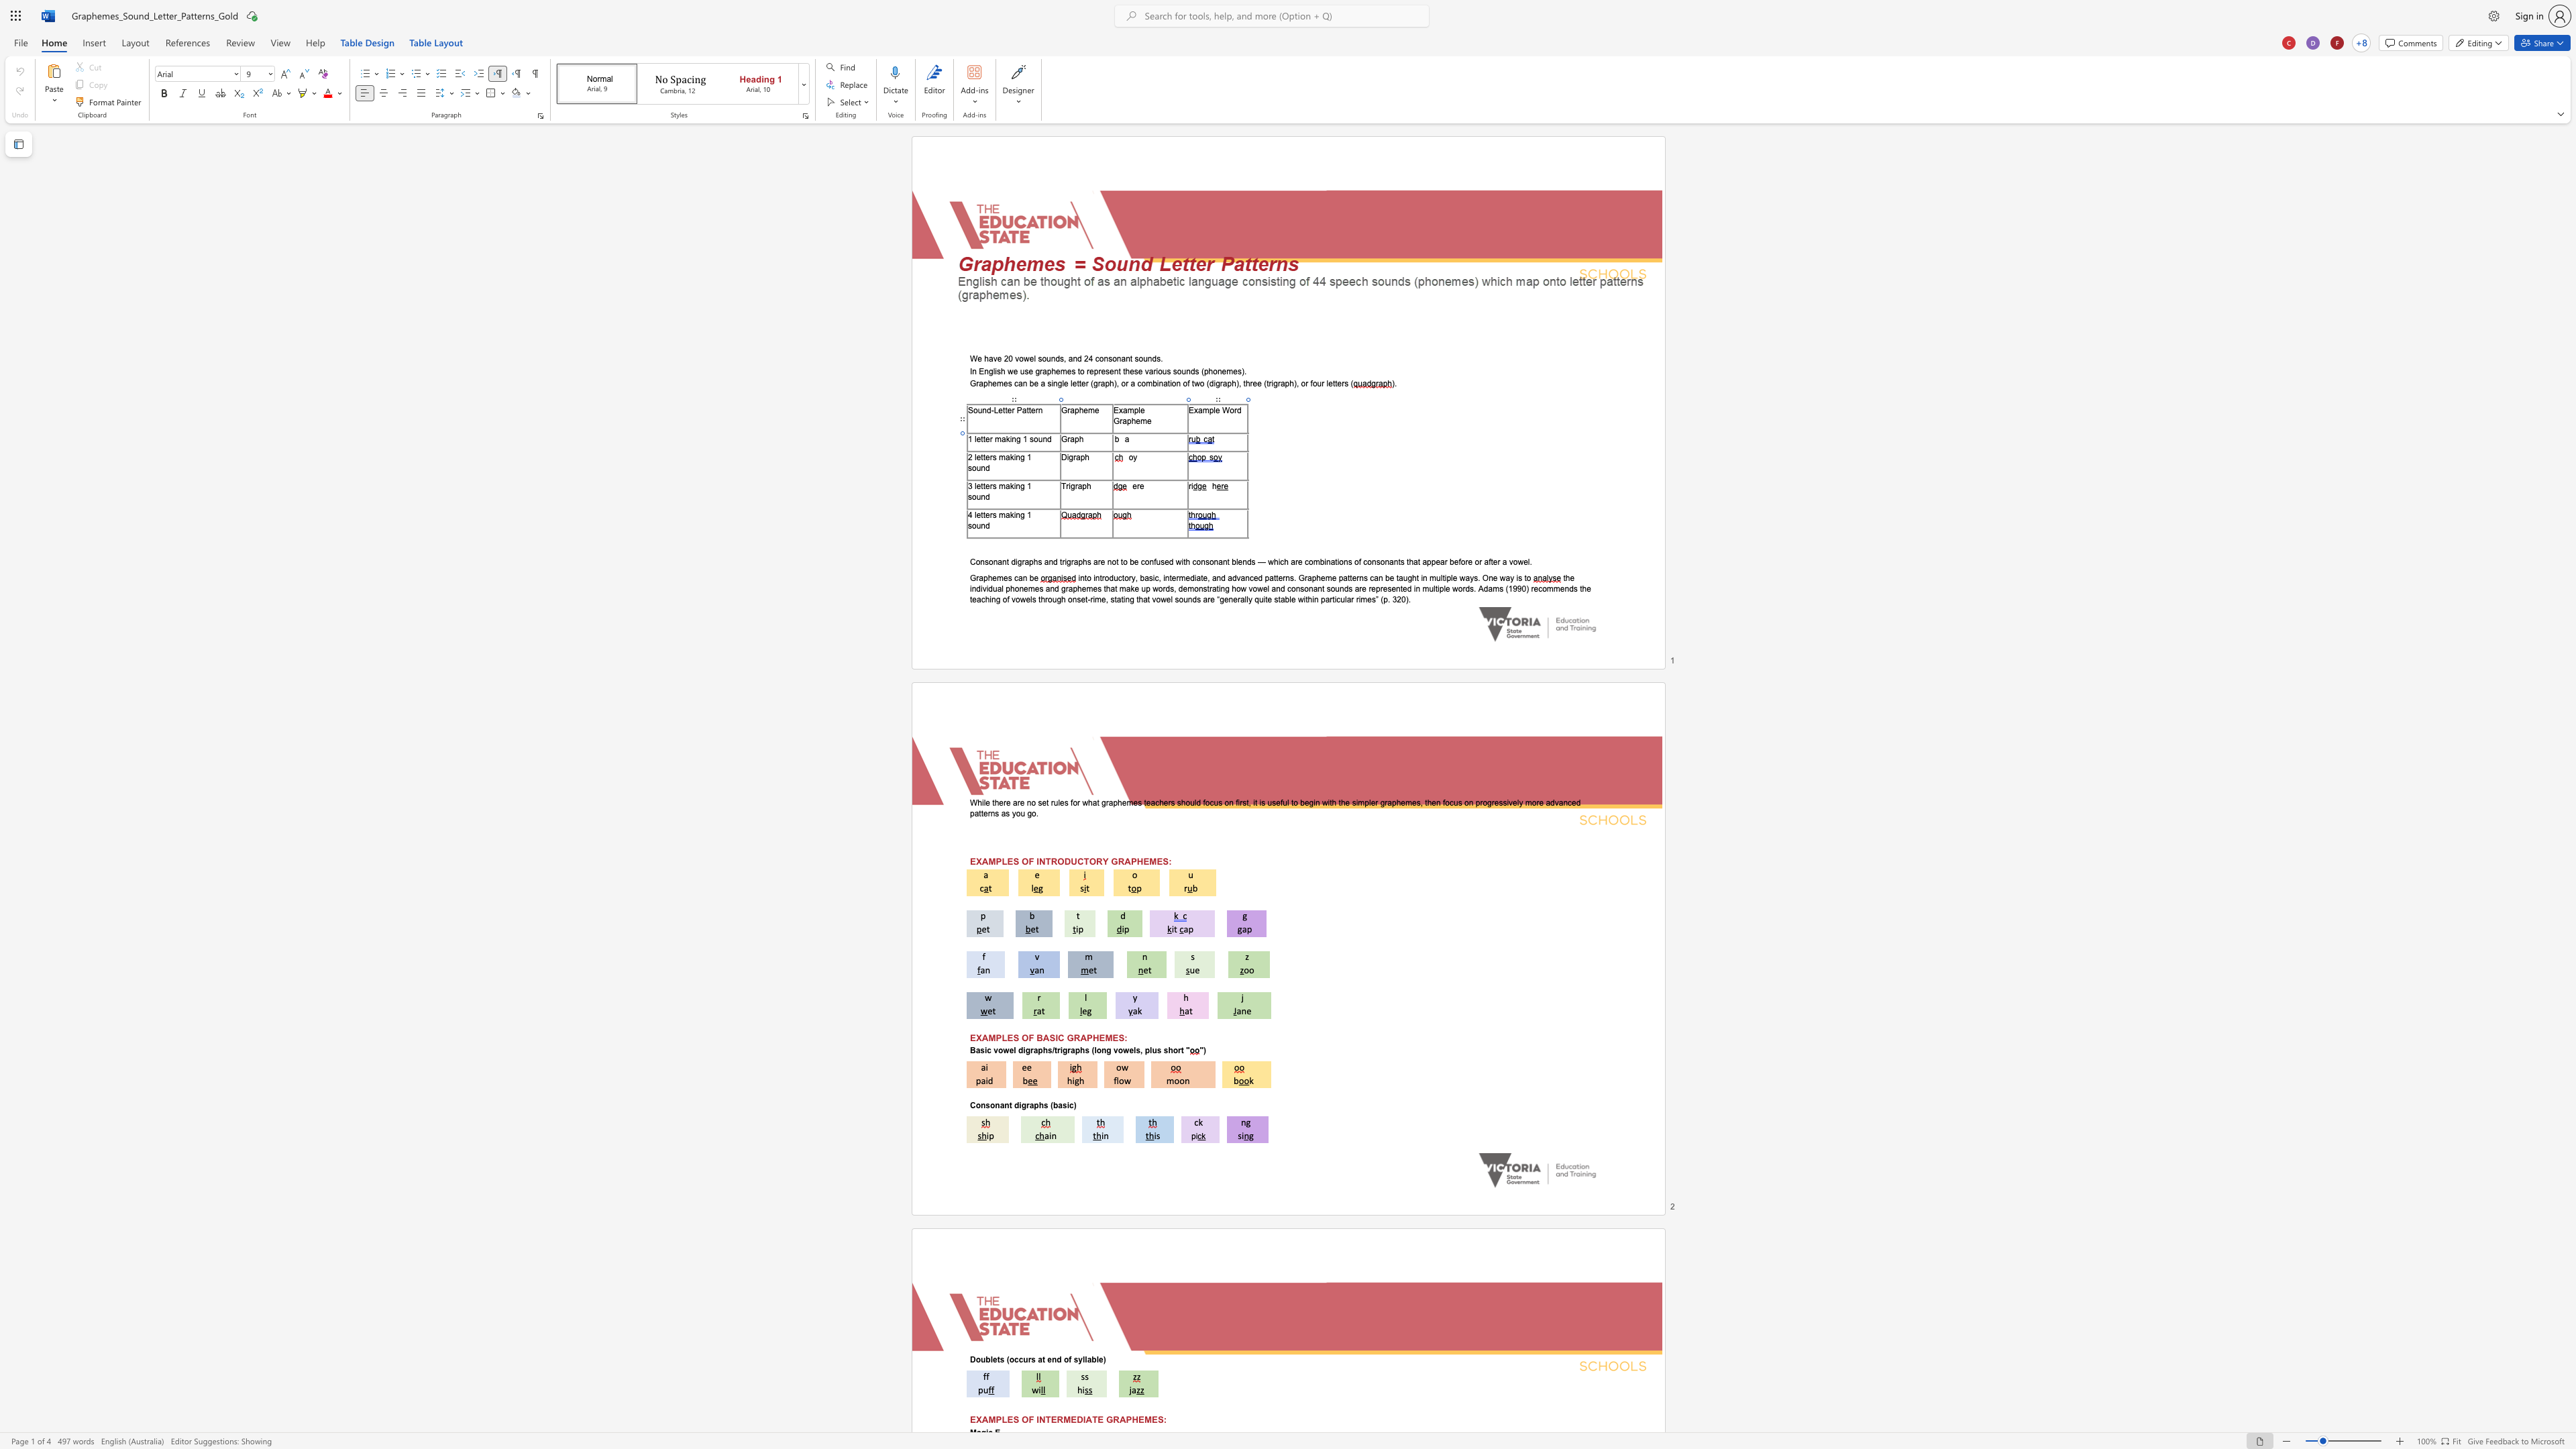 The image size is (2576, 1449). I want to click on the space between the continuous character "m" and "a" in the text, so click(1000, 439).